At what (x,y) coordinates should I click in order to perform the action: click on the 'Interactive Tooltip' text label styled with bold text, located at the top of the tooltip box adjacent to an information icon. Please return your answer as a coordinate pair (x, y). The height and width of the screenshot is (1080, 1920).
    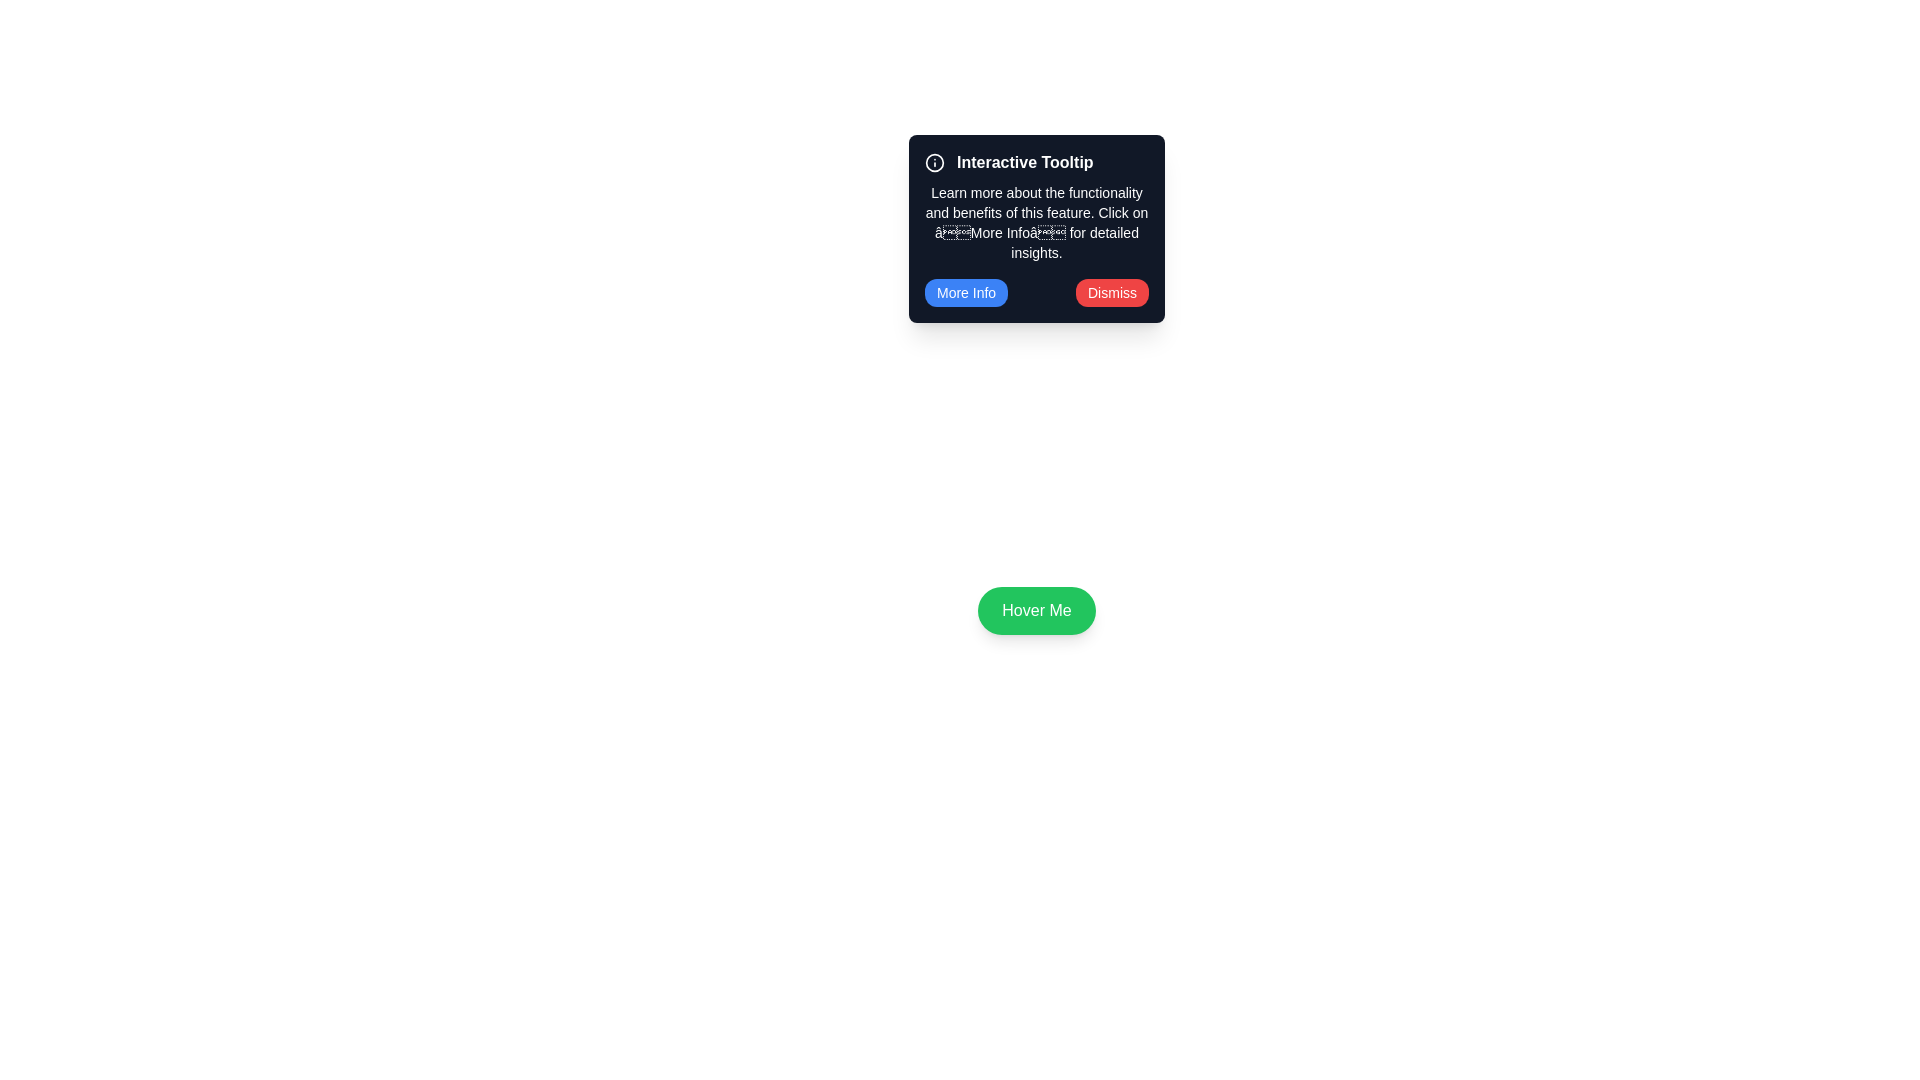
    Looking at the image, I should click on (1036, 161).